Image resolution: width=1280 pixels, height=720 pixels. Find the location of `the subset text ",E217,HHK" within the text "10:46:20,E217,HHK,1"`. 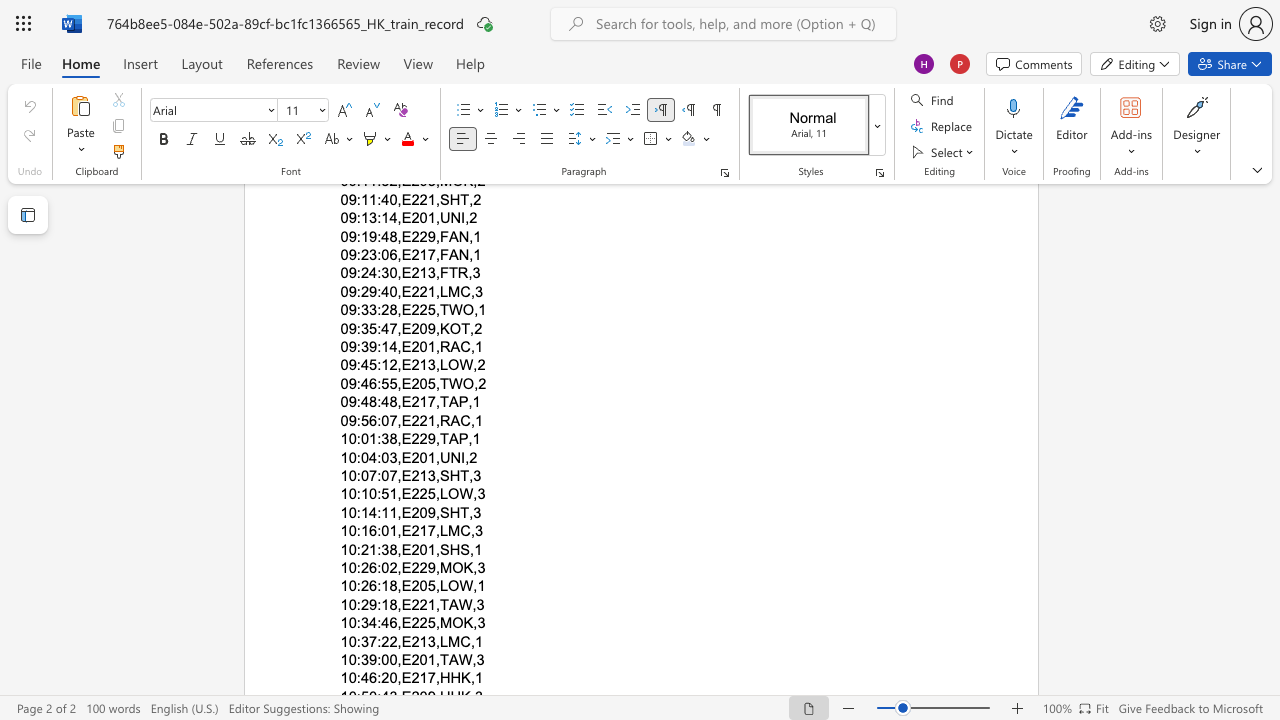

the subset text ",E217,HHK" within the text "10:46:20,E217,HHK,1" is located at coordinates (397, 677).